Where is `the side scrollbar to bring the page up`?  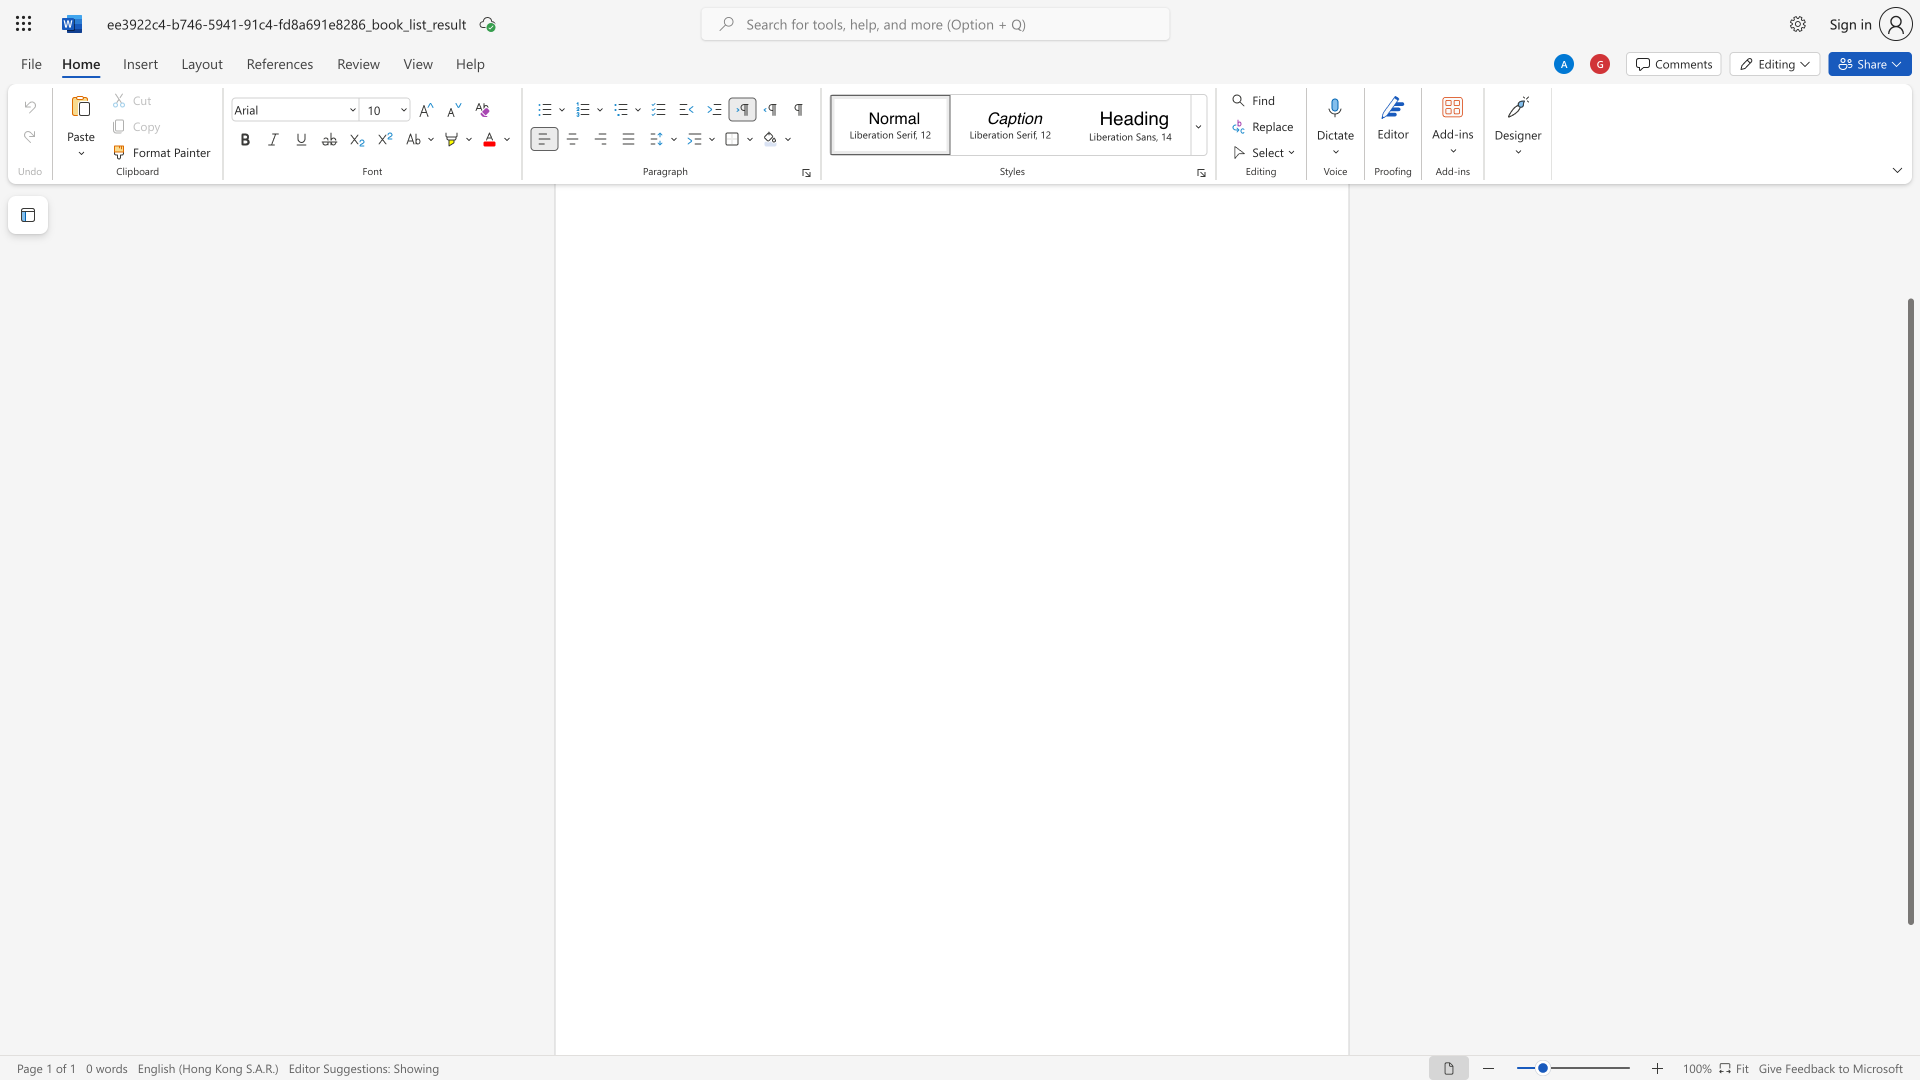 the side scrollbar to bring the page up is located at coordinates (1909, 219).